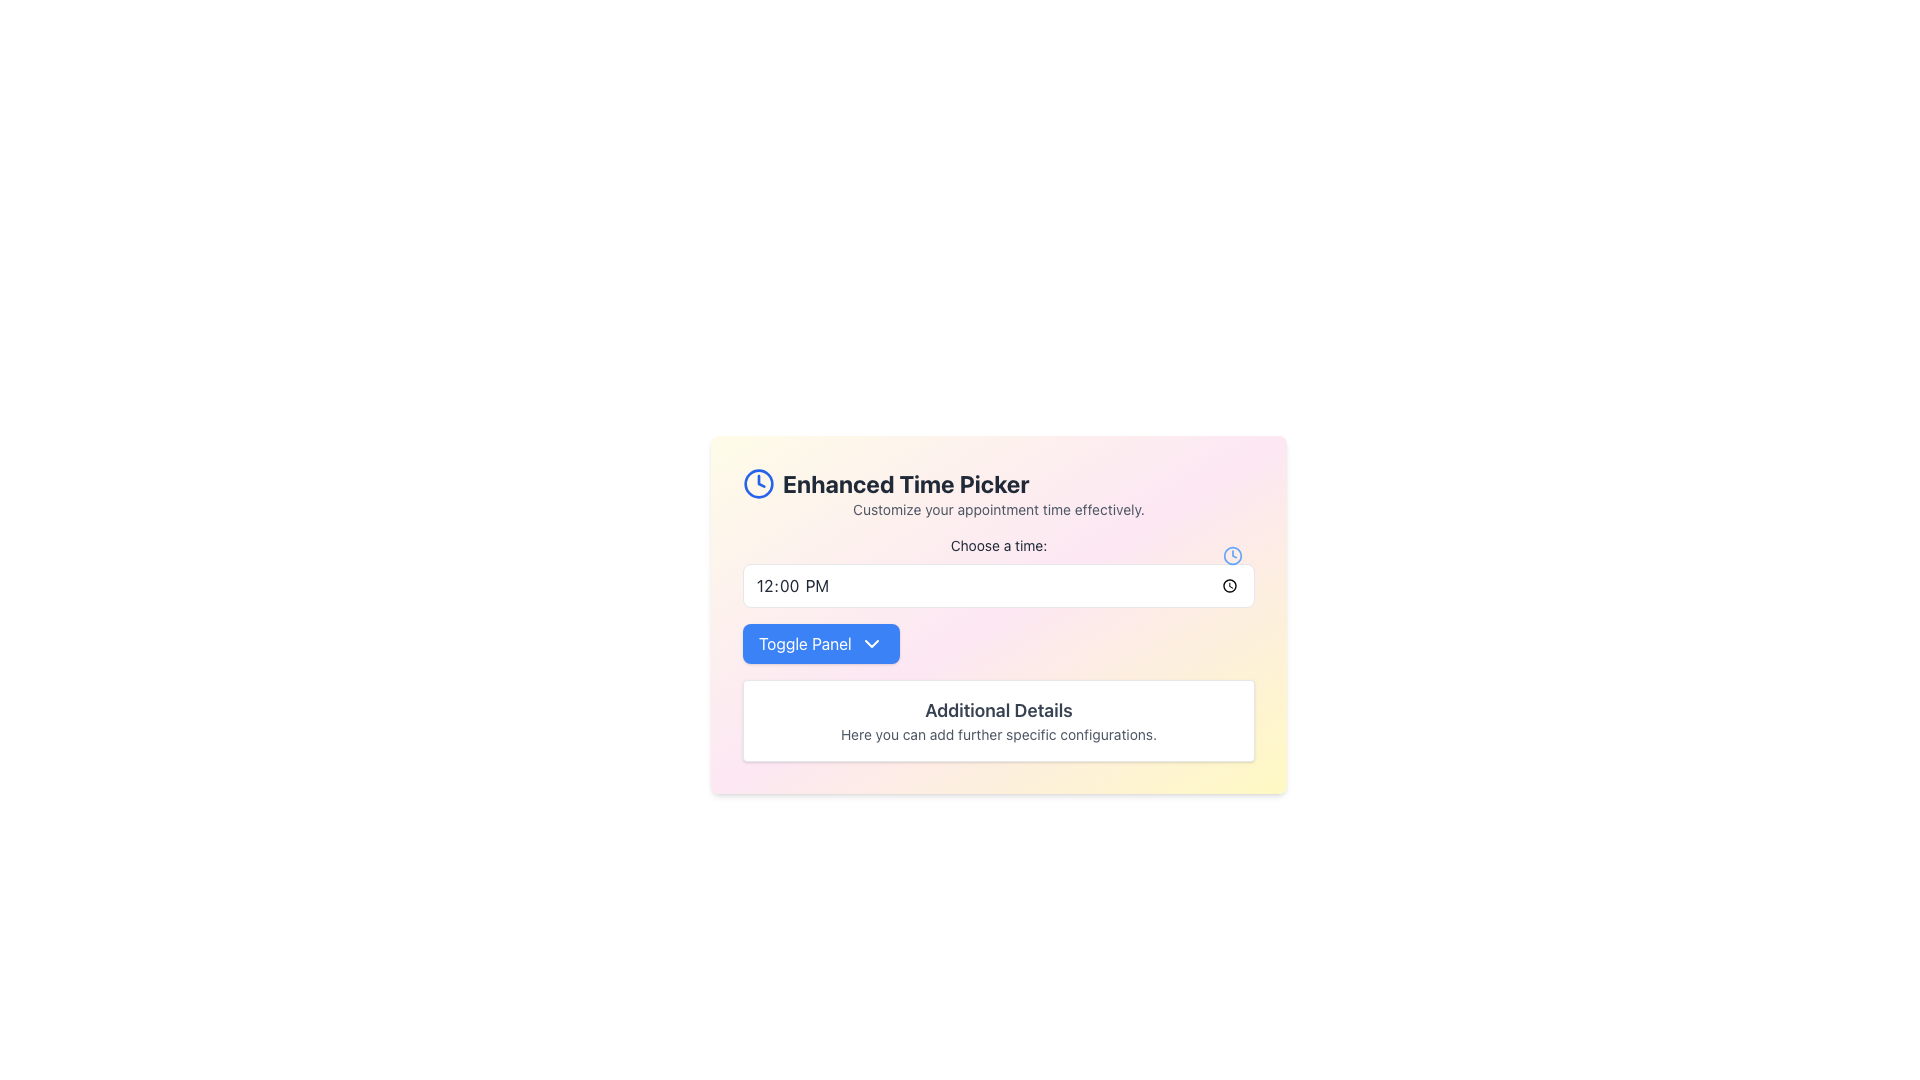 The height and width of the screenshot is (1080, 1920). I want to click on the informational text that reads 'Here you can add further specific configurations.', which is positioned centrally beneath the heading 'Additional Details', so click(998, 735).